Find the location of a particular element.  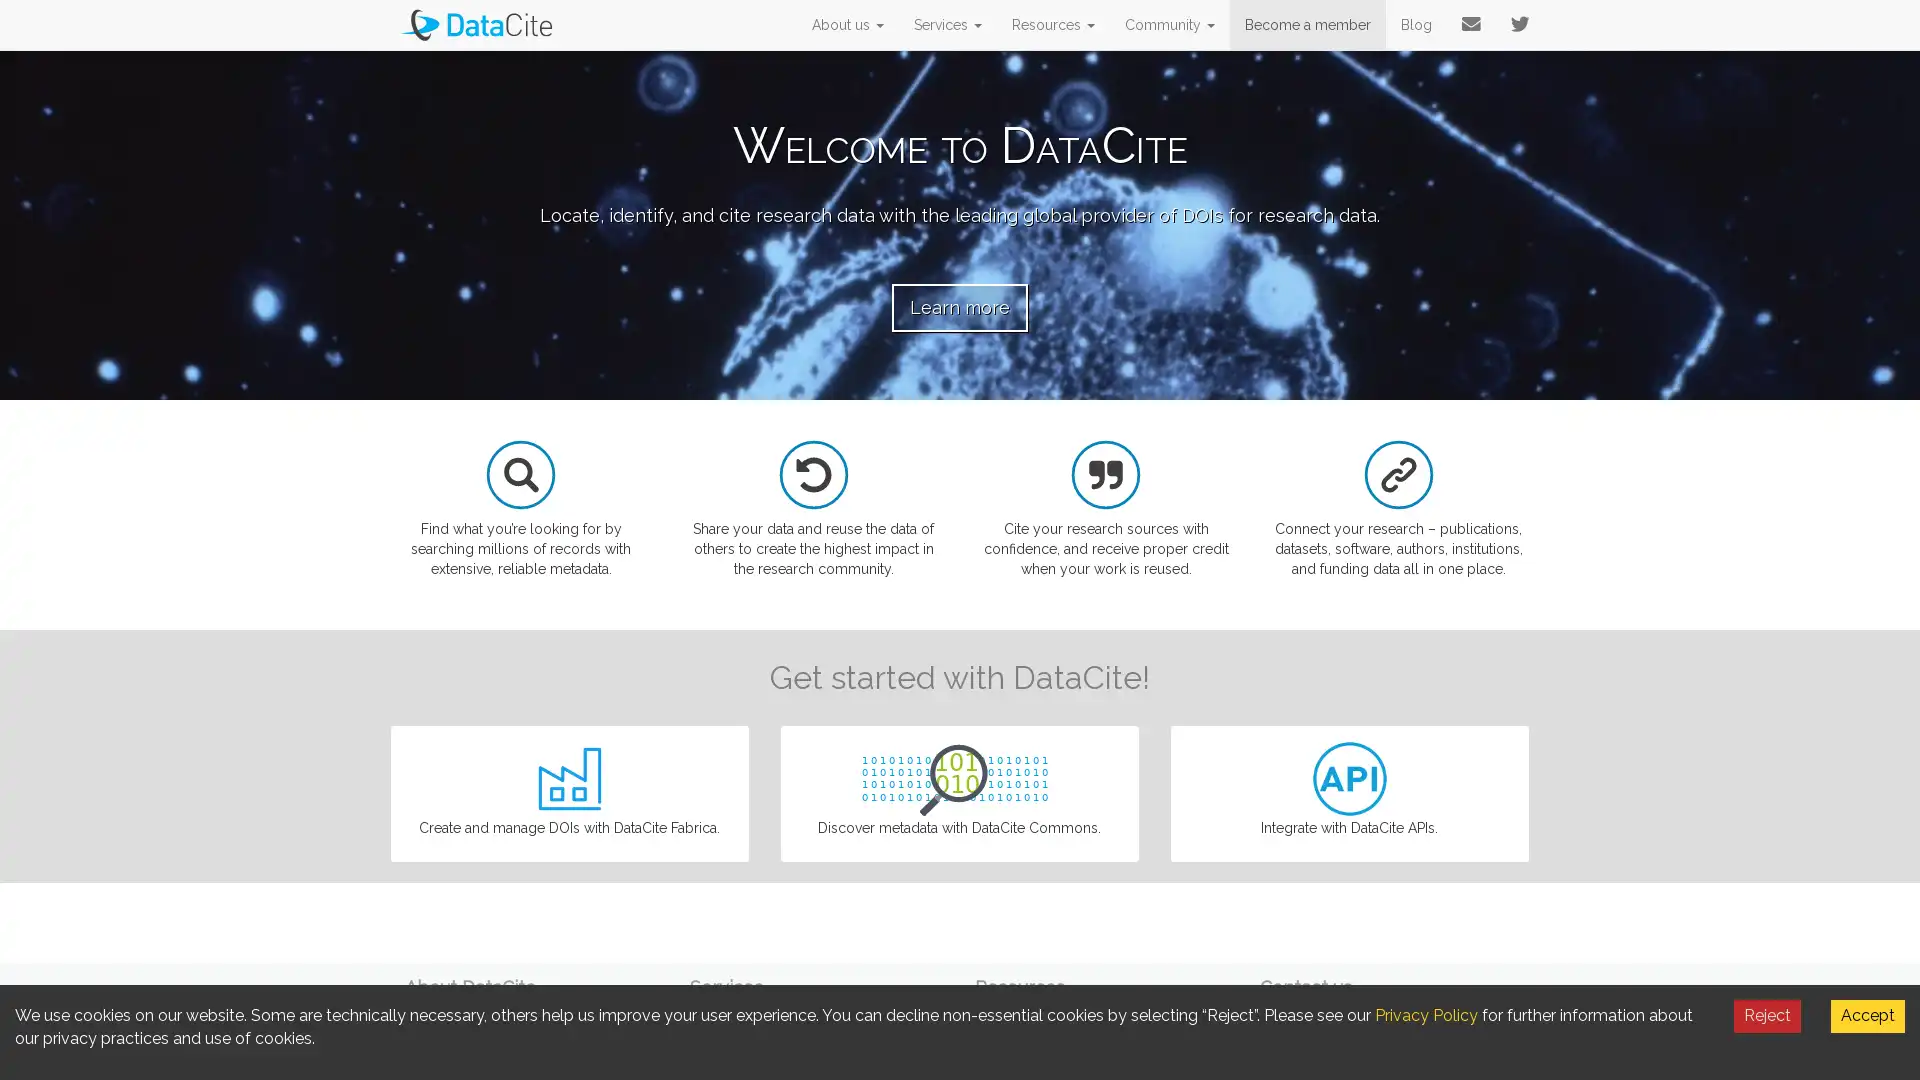

Decline cookies is located at coordinates (1767, 1015).